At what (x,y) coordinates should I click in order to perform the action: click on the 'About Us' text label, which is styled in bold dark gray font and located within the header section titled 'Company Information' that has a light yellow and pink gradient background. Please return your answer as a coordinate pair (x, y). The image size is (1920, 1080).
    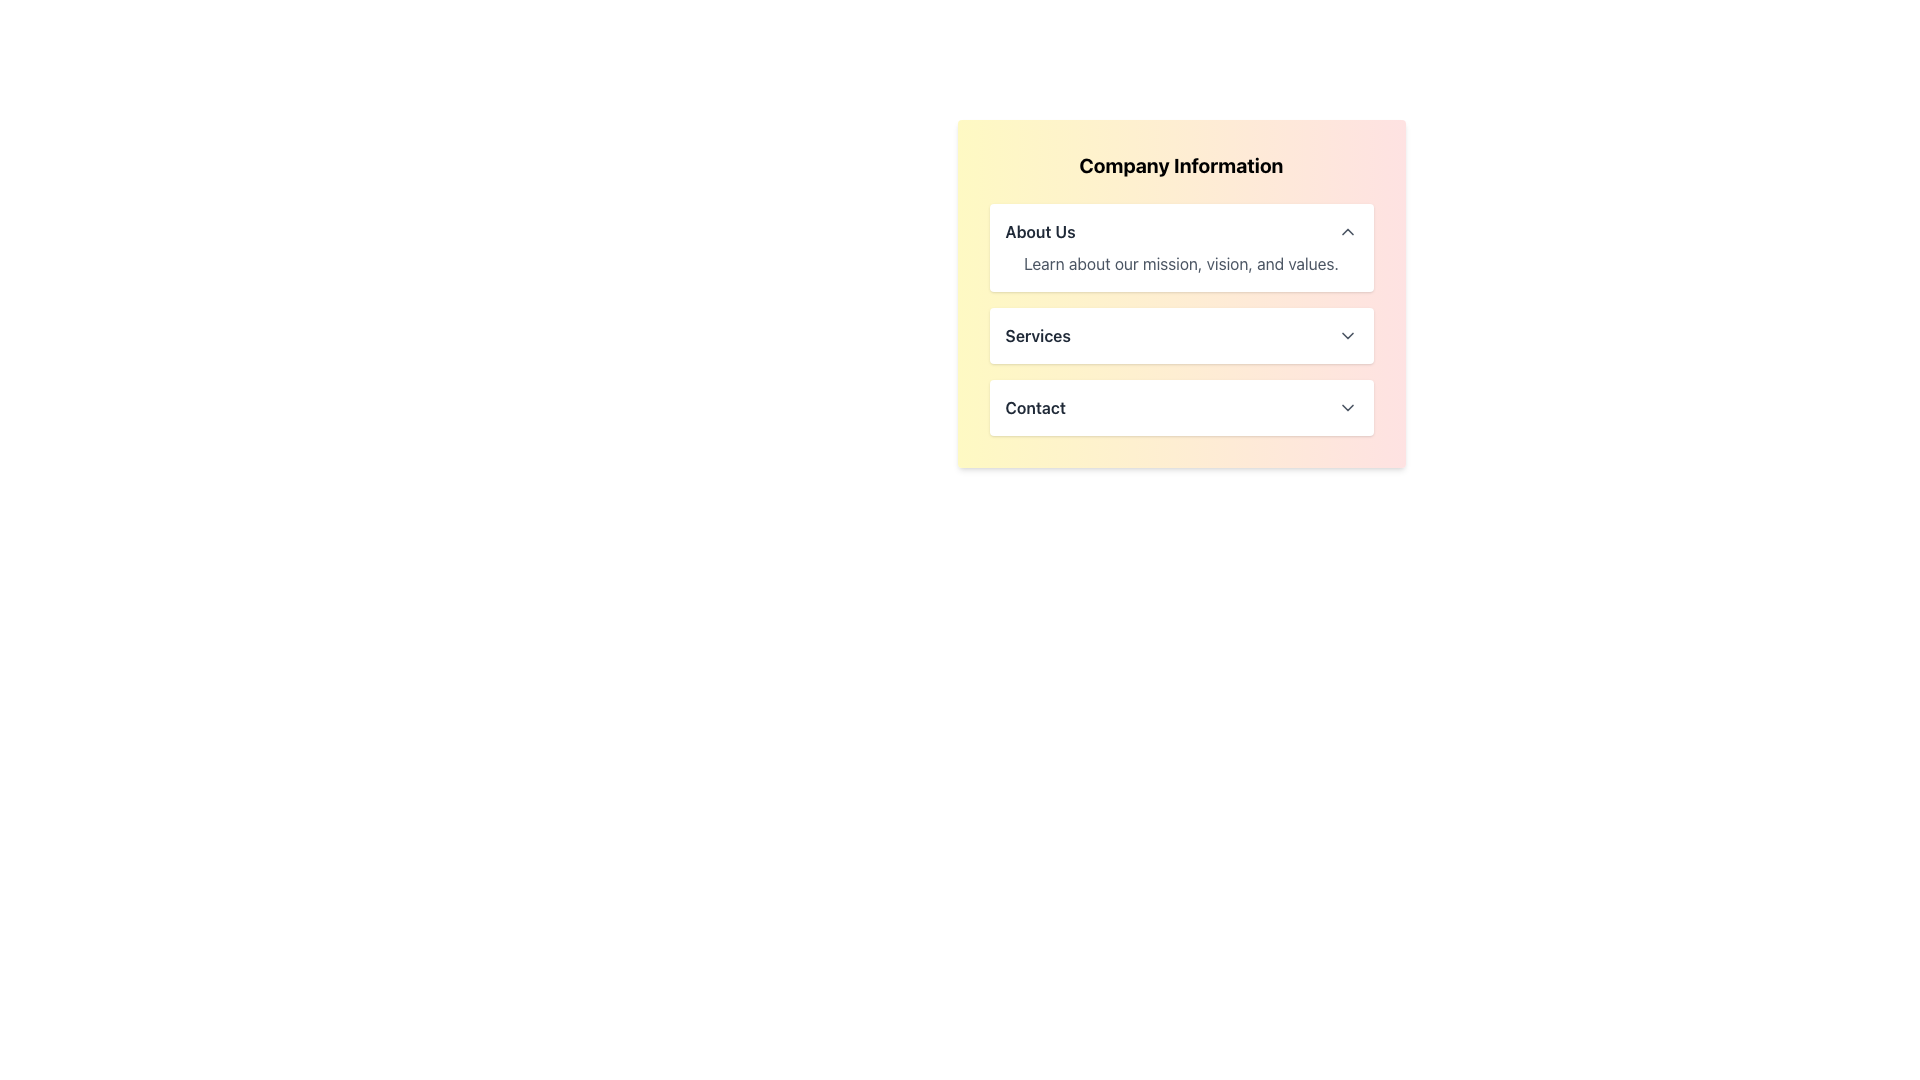
    Looking at the image, I should click on (1040, 230).